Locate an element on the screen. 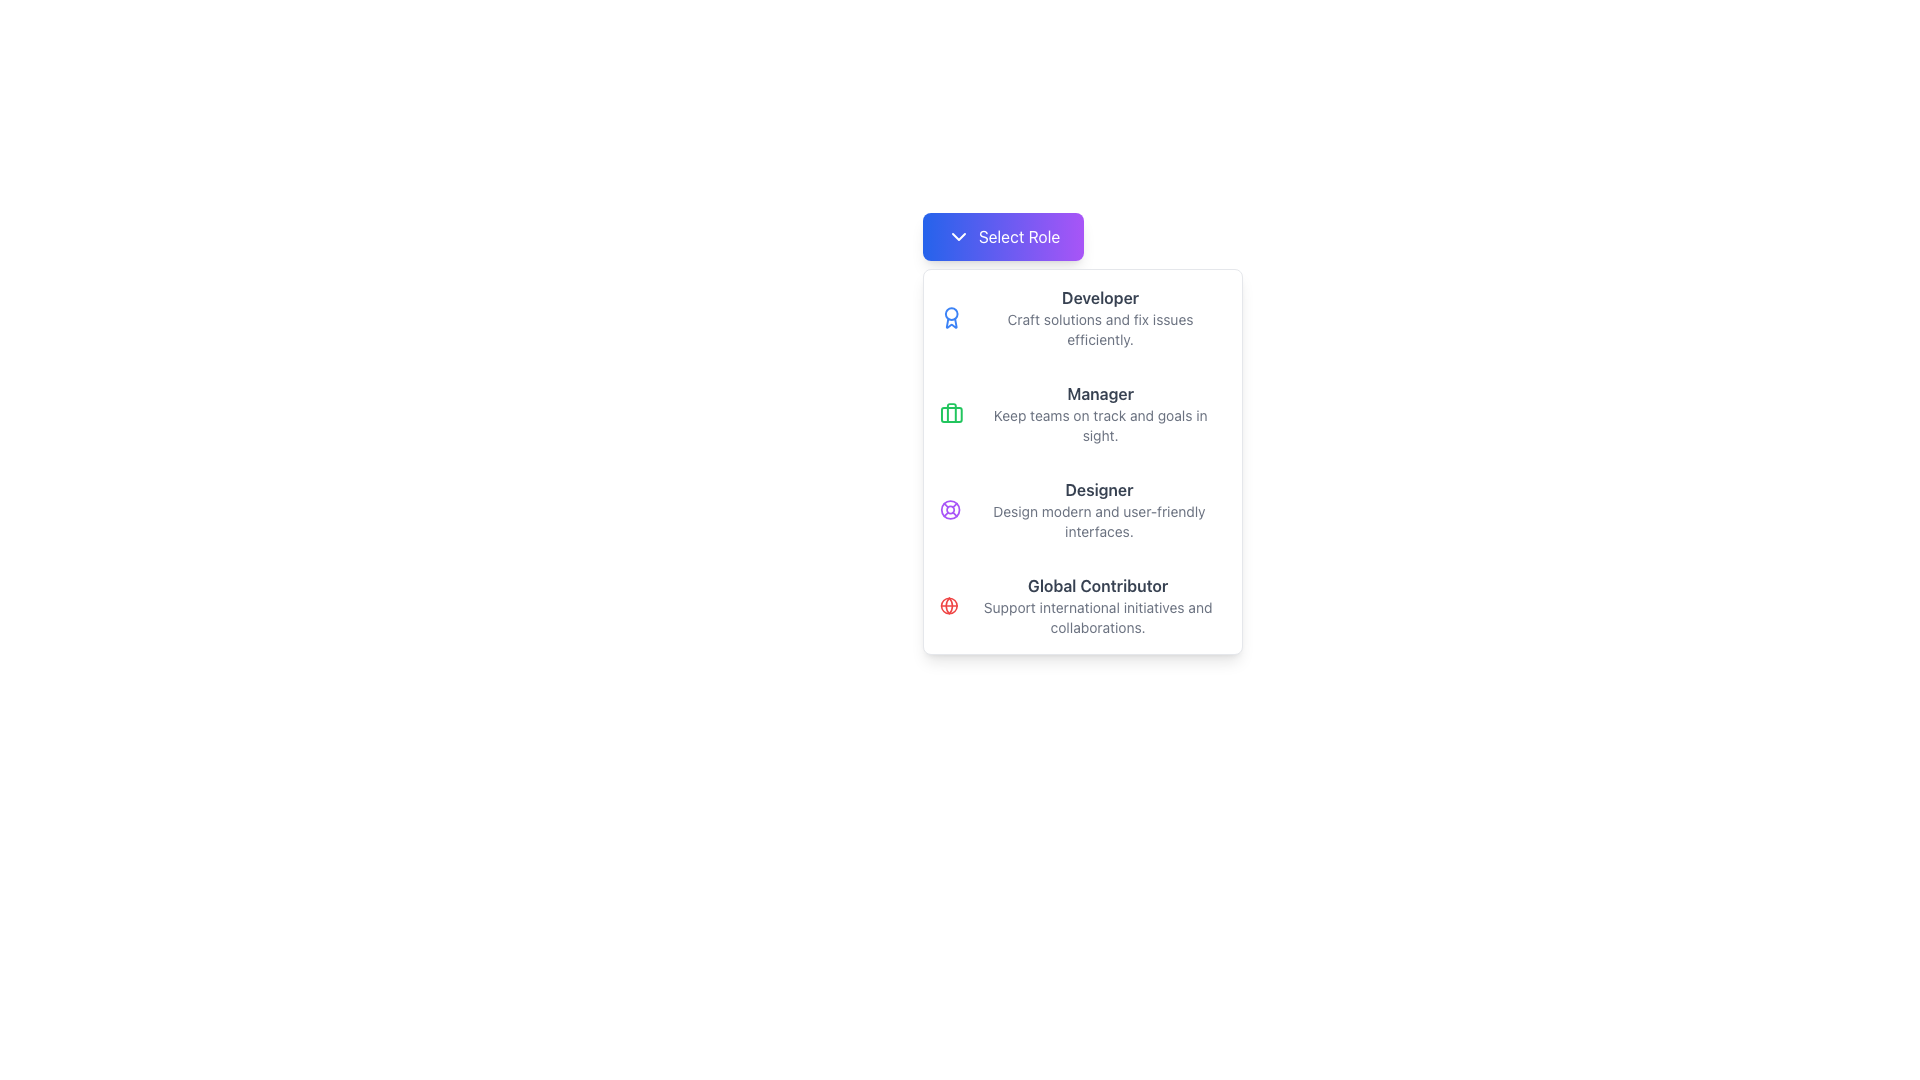 The height and width of the screenshot is (1080, 1920). the label for the 'Global Contributor' role, which is the title of the fourth option in the dropdown menu, located above the description for international initiatives is located at coordinates (1097, 585).